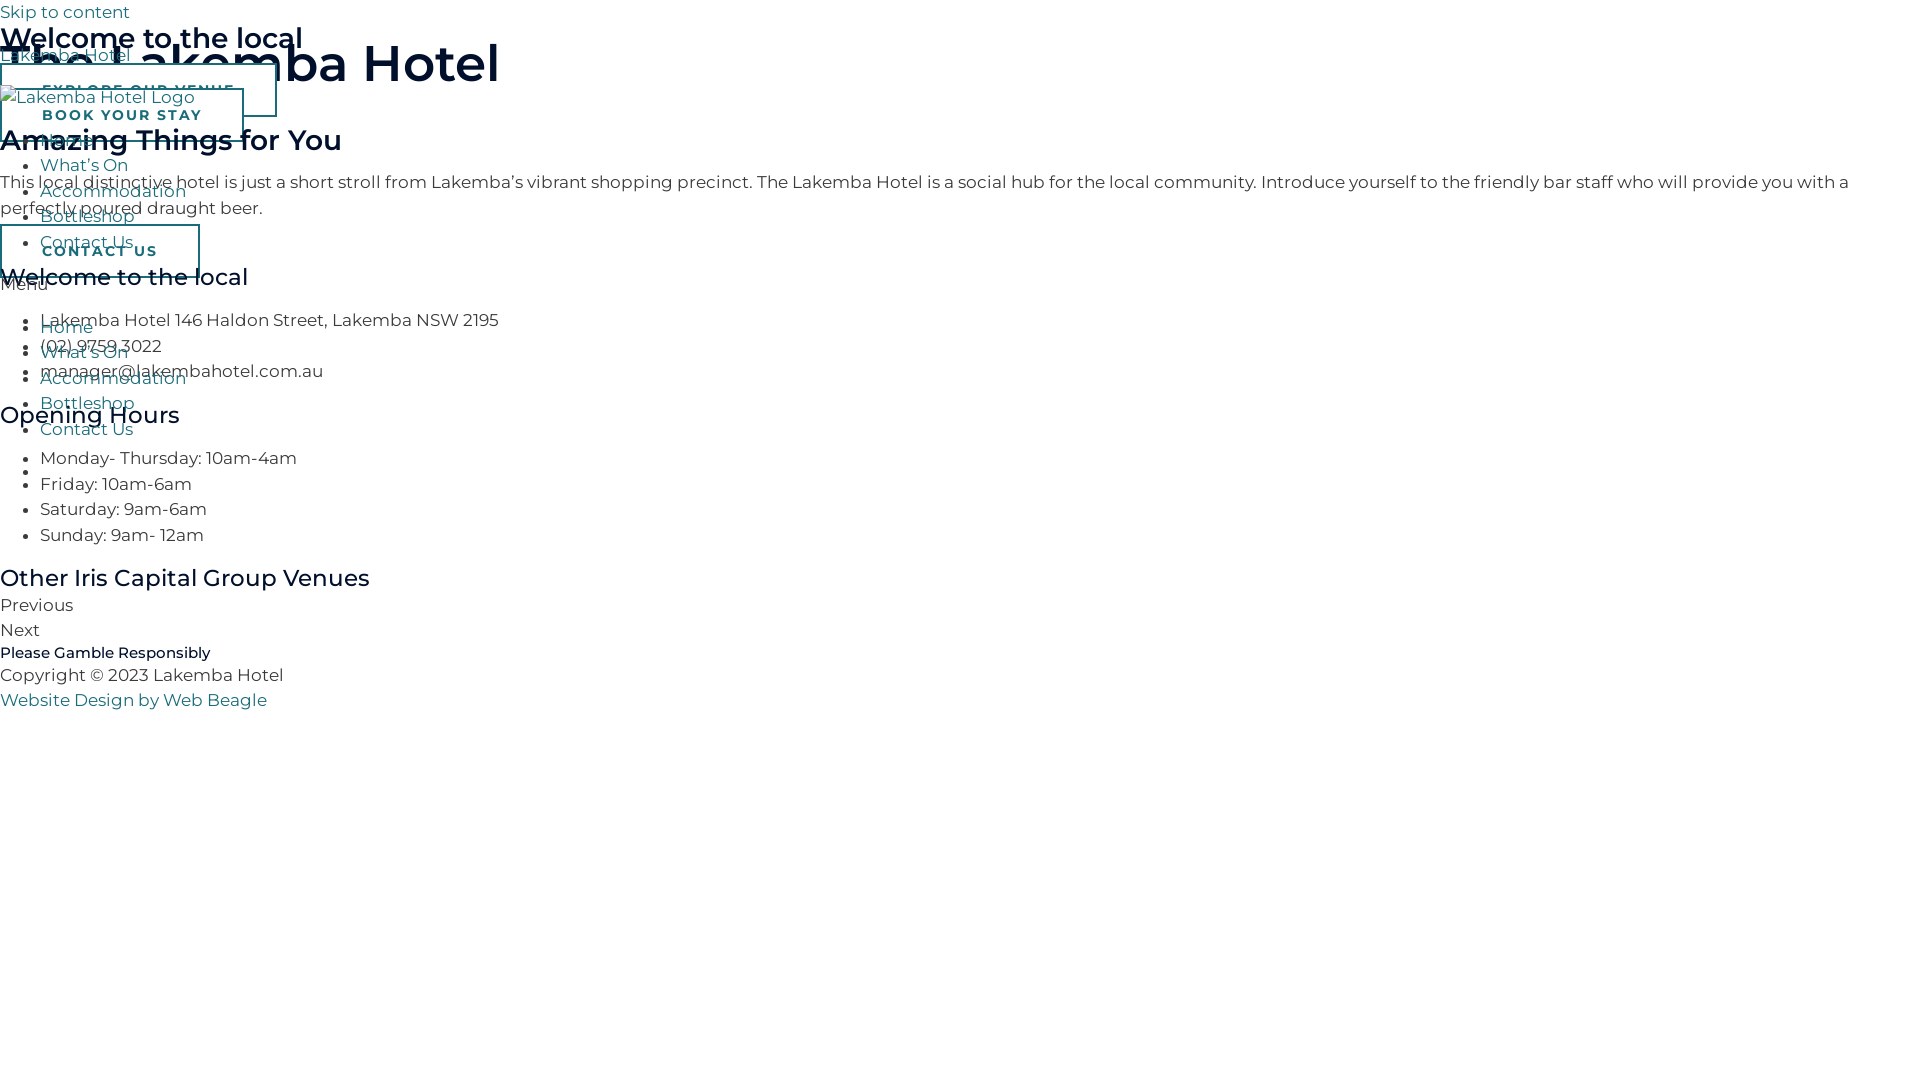 This screenshot has width=1920, height=1080. Describe the element at coordinates (66, 138) in the screenshot. I see `'Home'` at that location.